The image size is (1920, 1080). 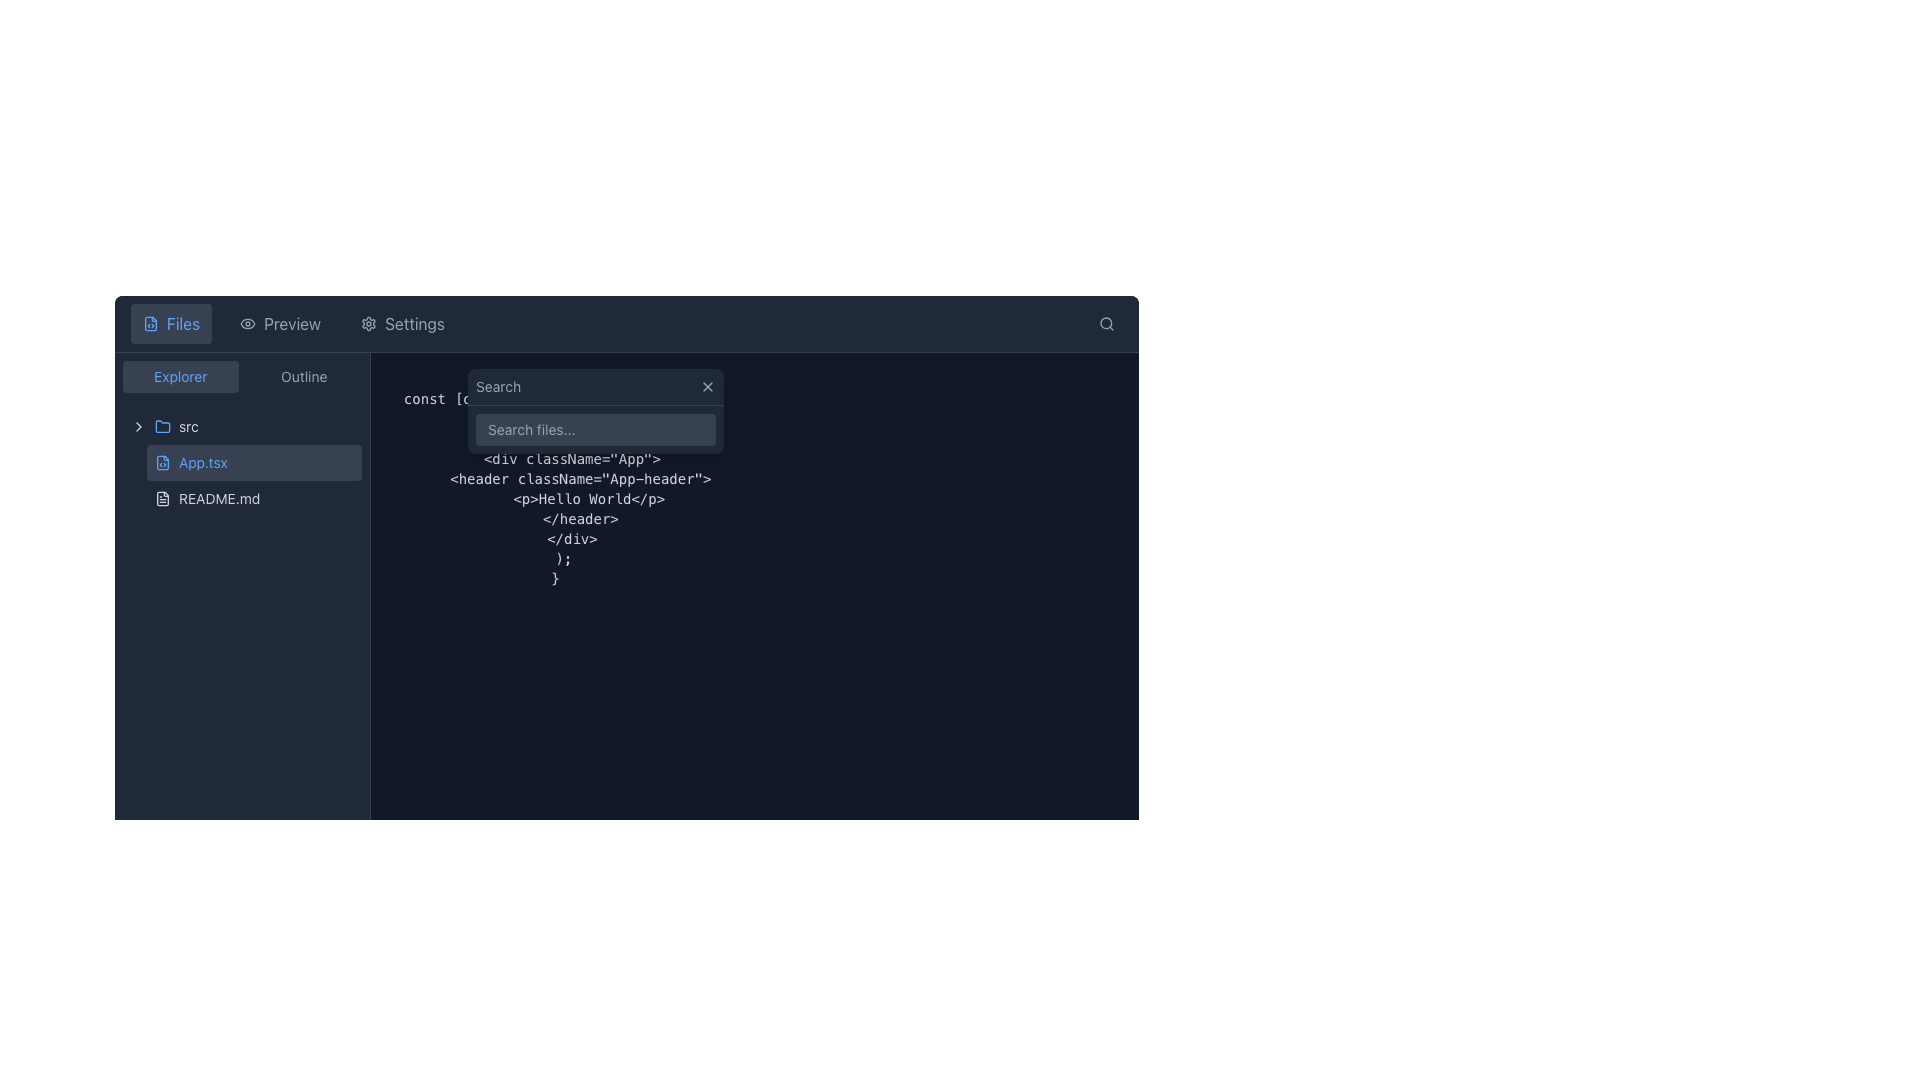 I want to click on the 'Outline' button located to the right of the 'Explorer' button in the navigation menu, so click(x=303, y=377).